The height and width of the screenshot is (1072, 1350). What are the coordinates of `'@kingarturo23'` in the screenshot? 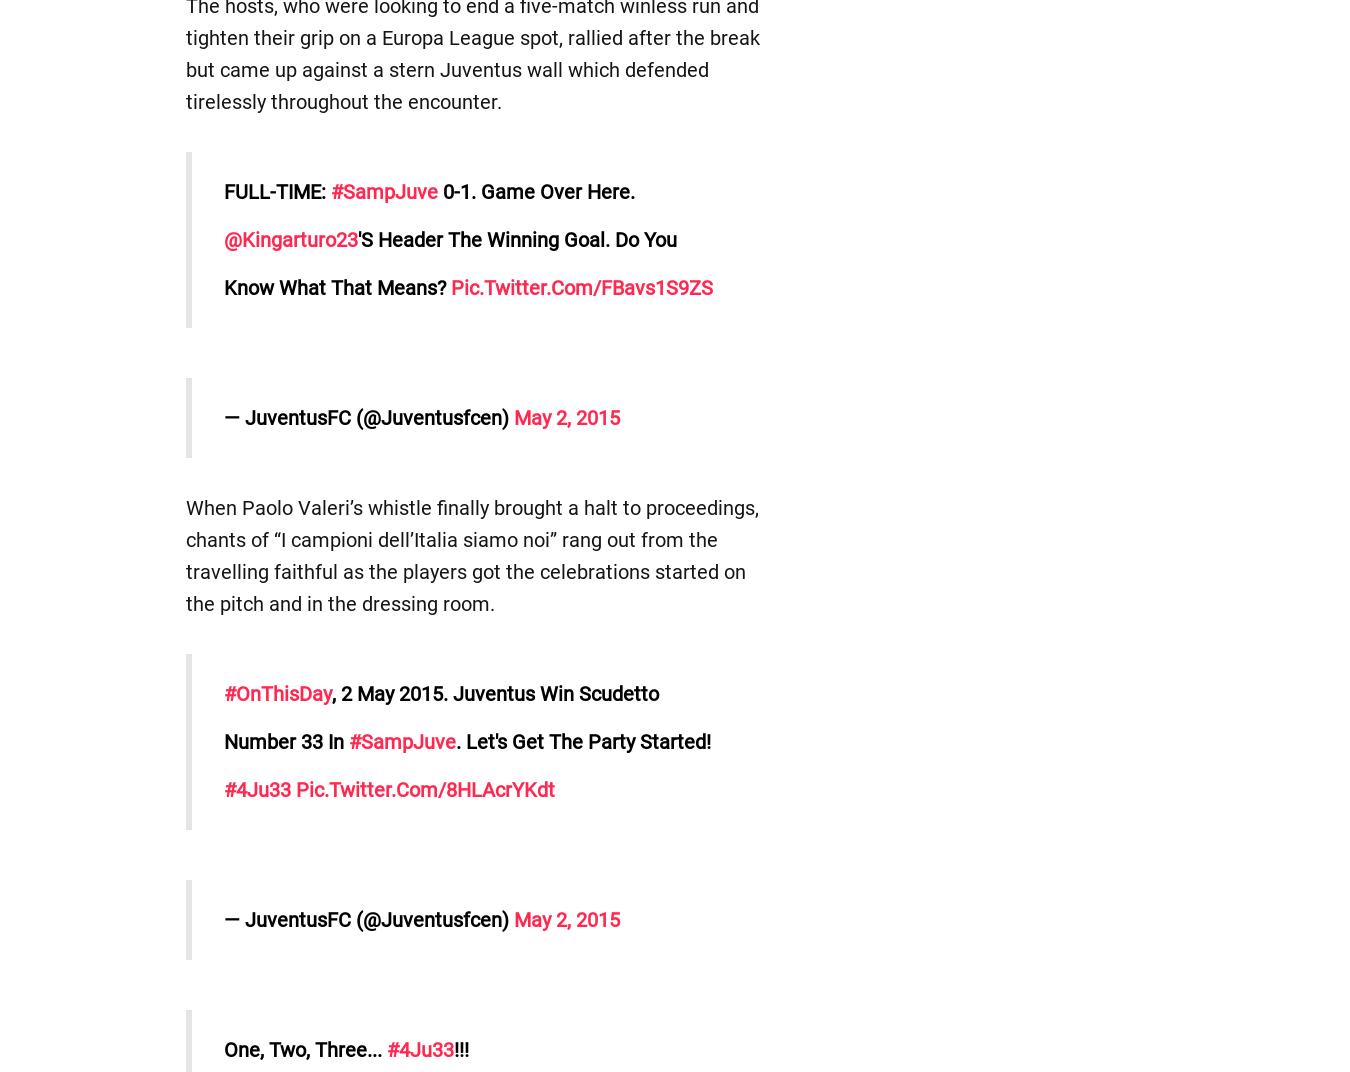 It's located at (288, 240).